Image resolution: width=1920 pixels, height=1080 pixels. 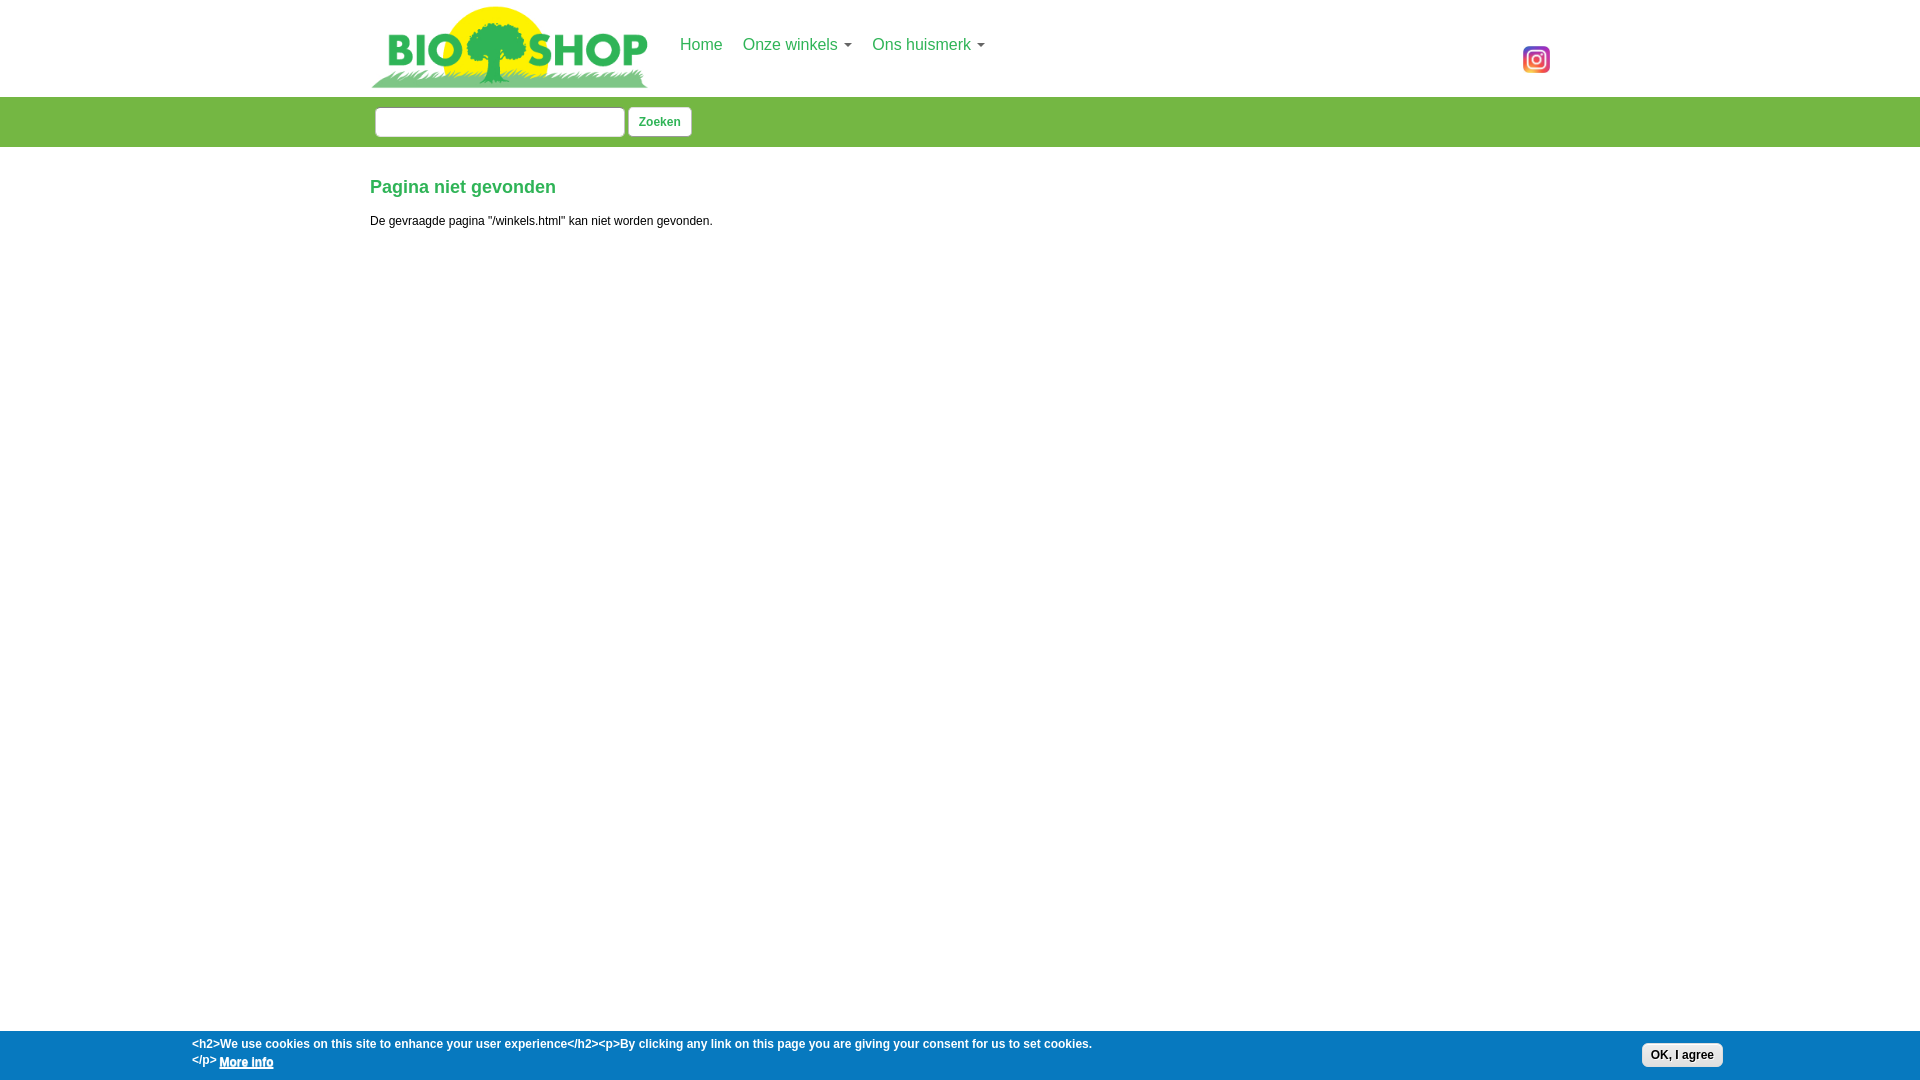 I want to click on 'OK, I agree', so click(x=1641, y=1054).